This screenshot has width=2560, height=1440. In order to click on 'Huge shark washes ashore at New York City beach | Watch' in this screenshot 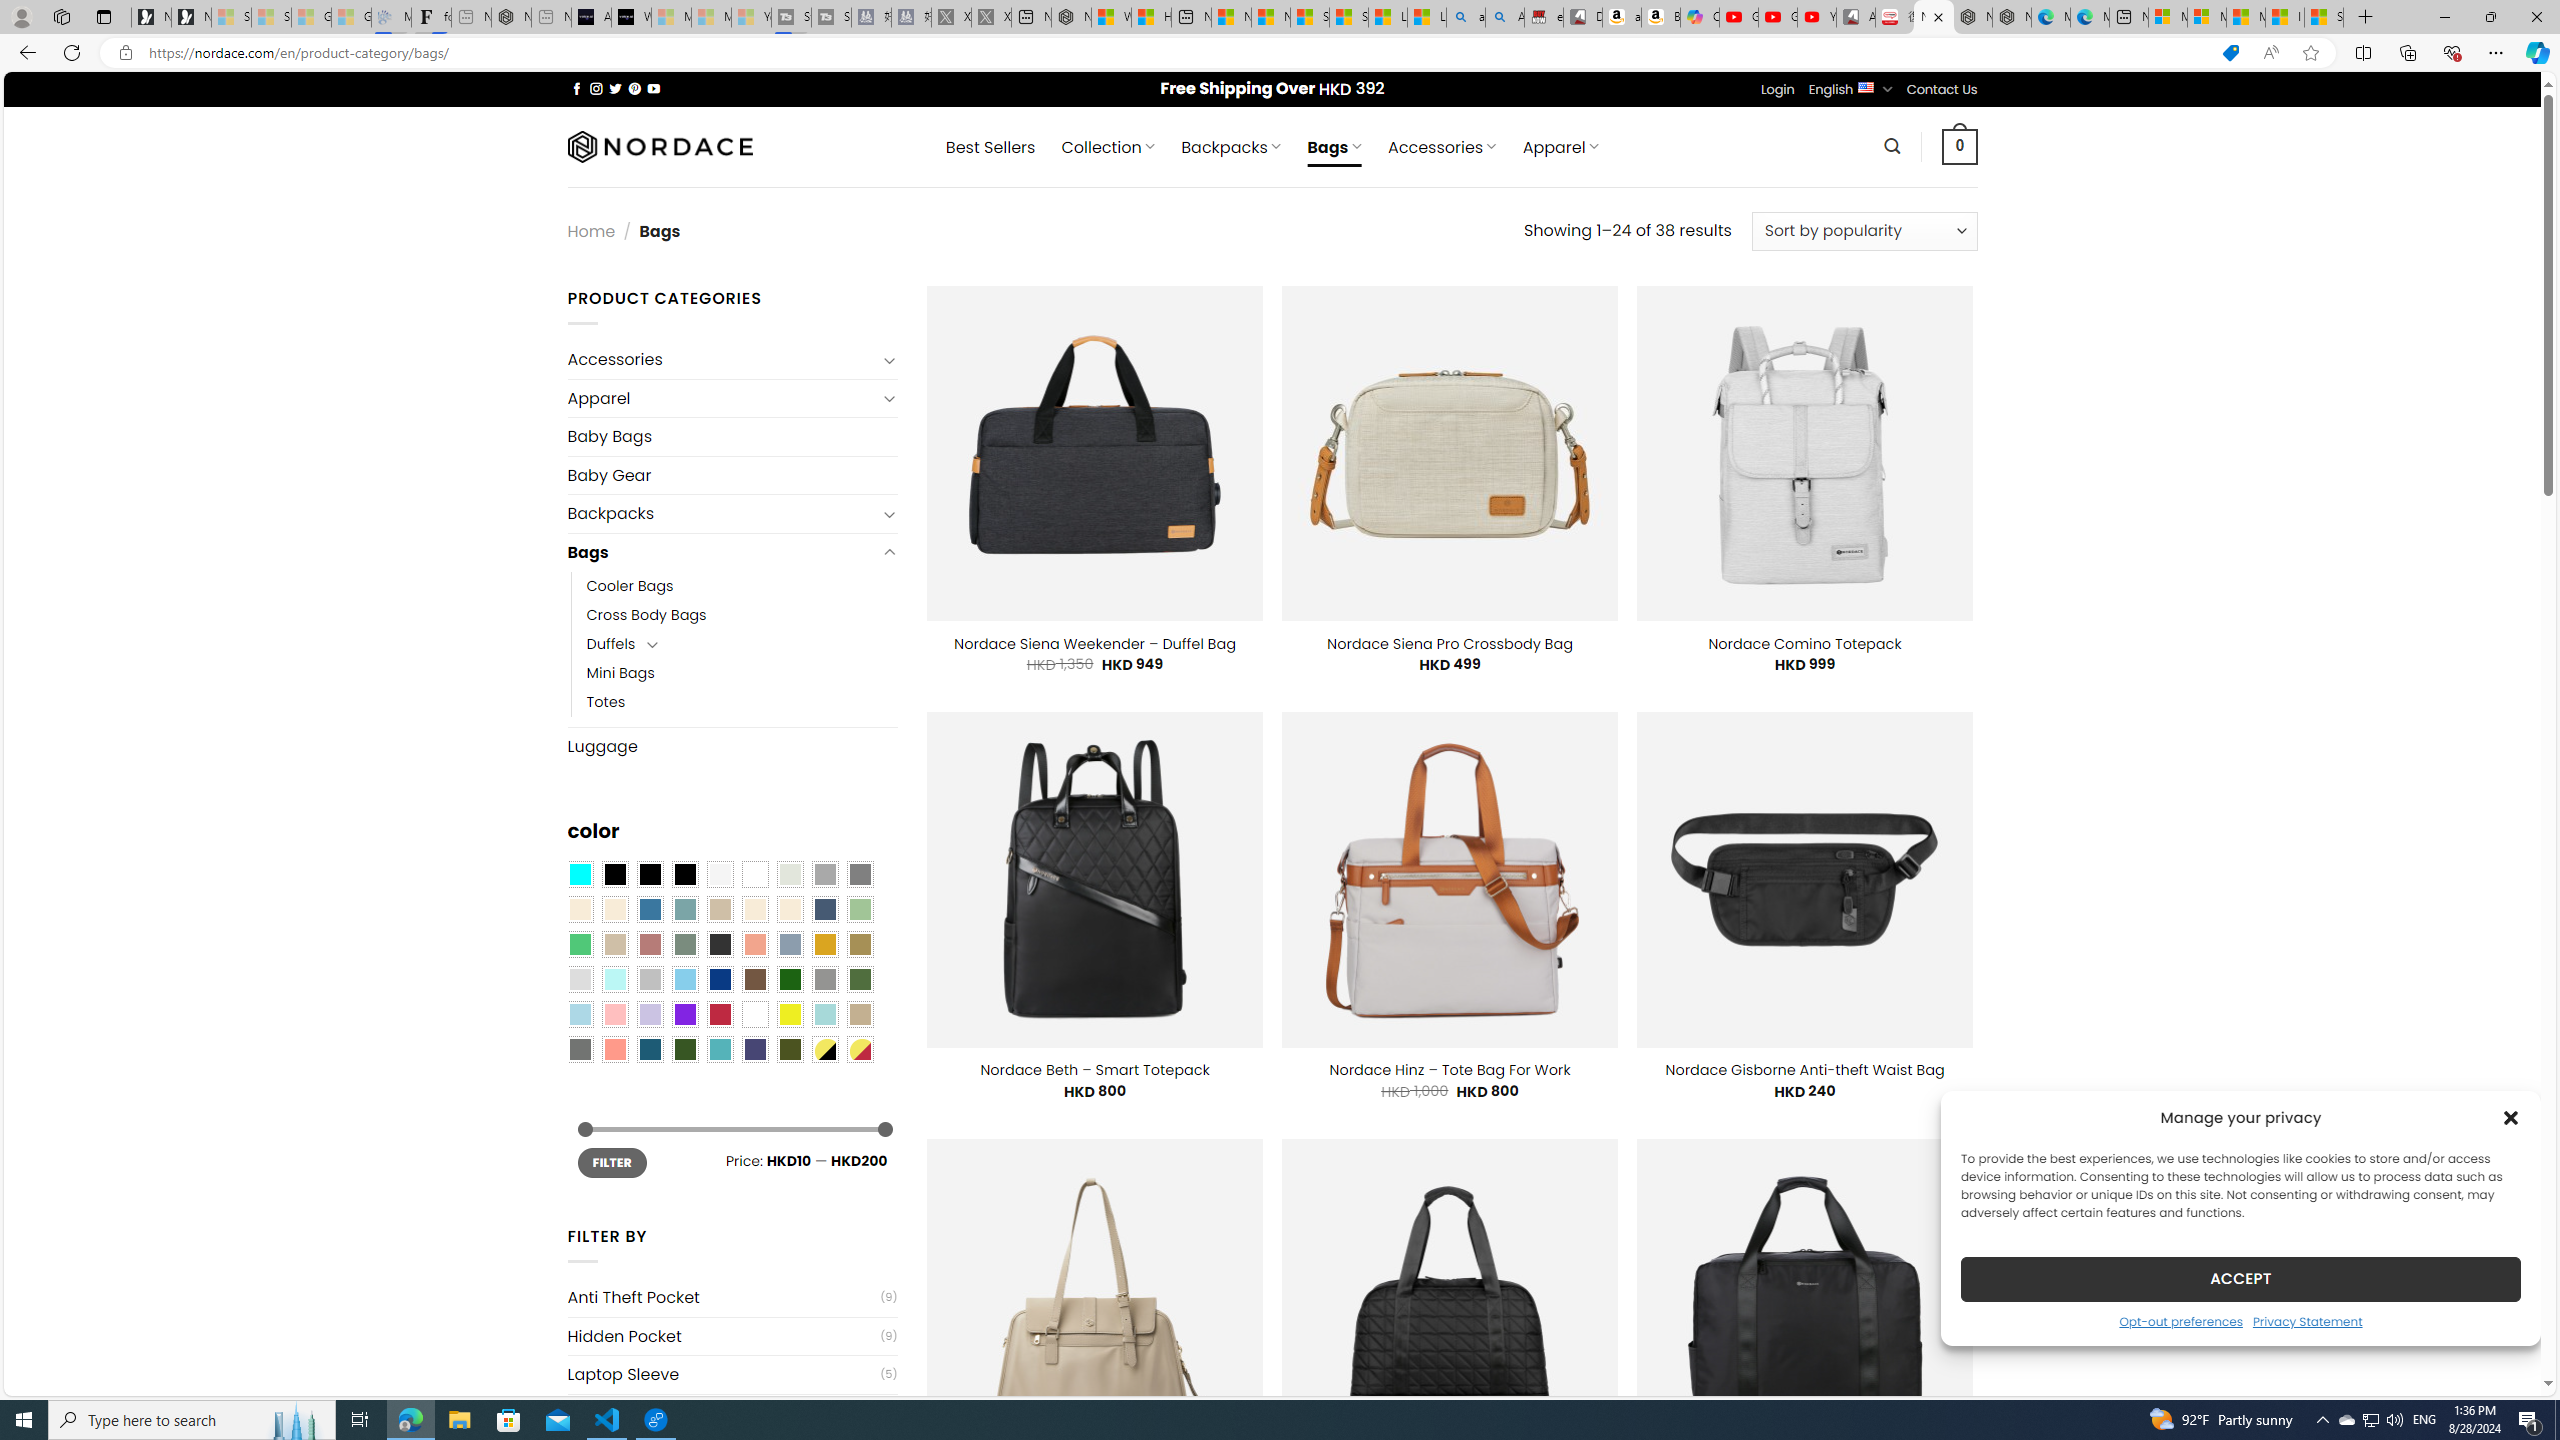, I will do `click(1151, 16)`.